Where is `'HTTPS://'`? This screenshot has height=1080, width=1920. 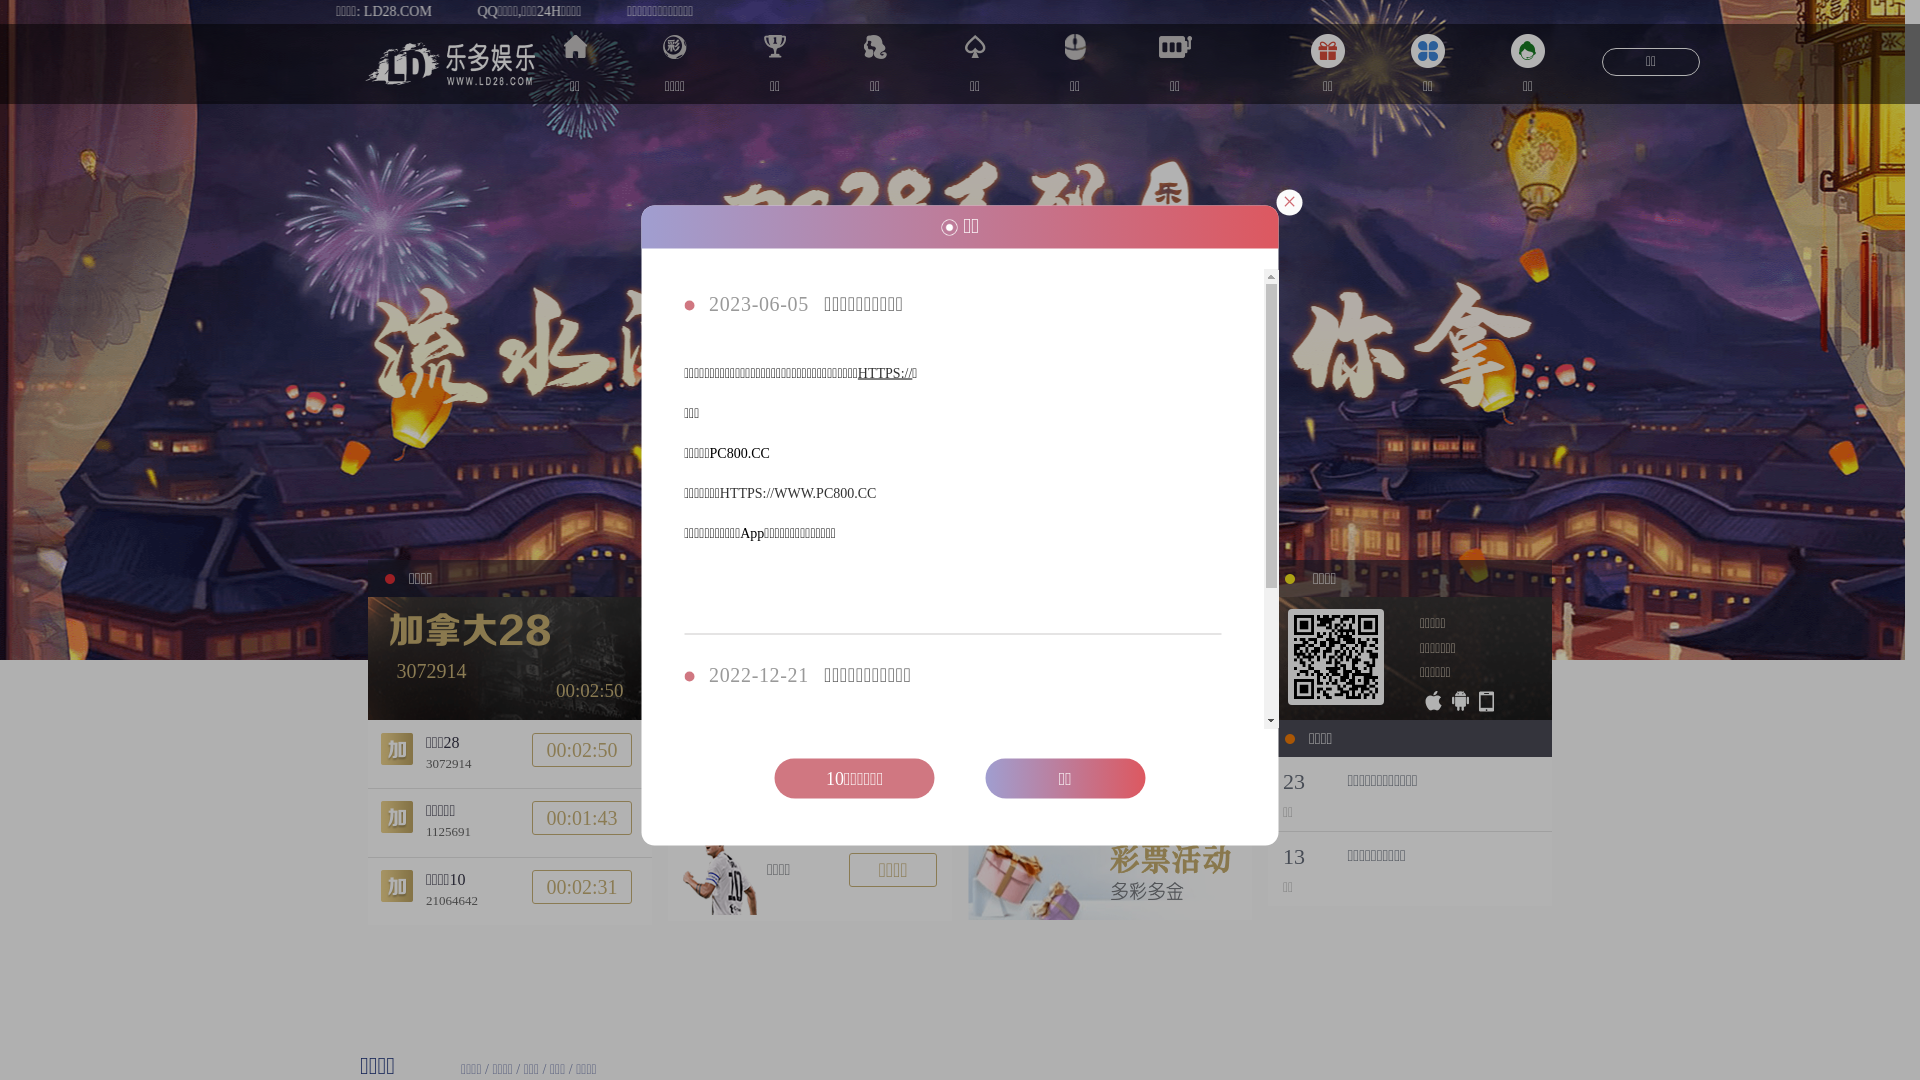
'HTTPS://' is located at coordinates (858, 373).